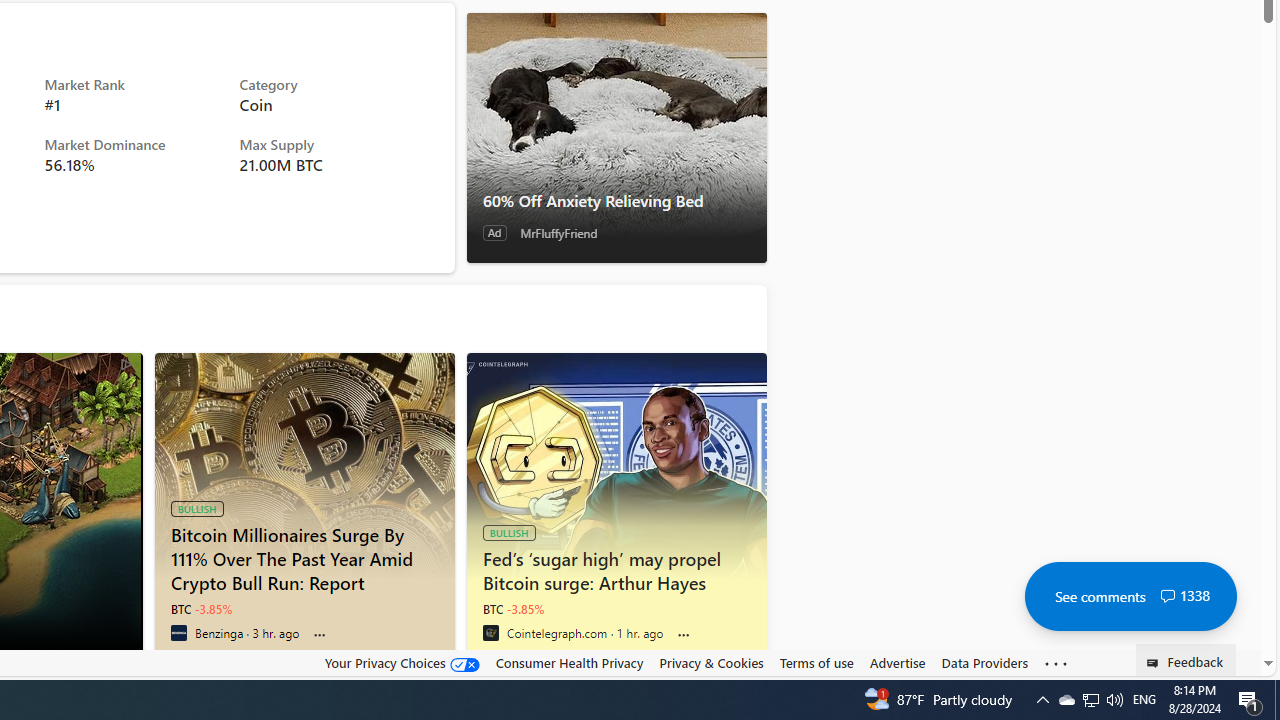 This screenshot has width=1280, height=720. I want to click on 'Class: feedback_link_icon-DS-EntryPoint1-1', so click(1156, 663).